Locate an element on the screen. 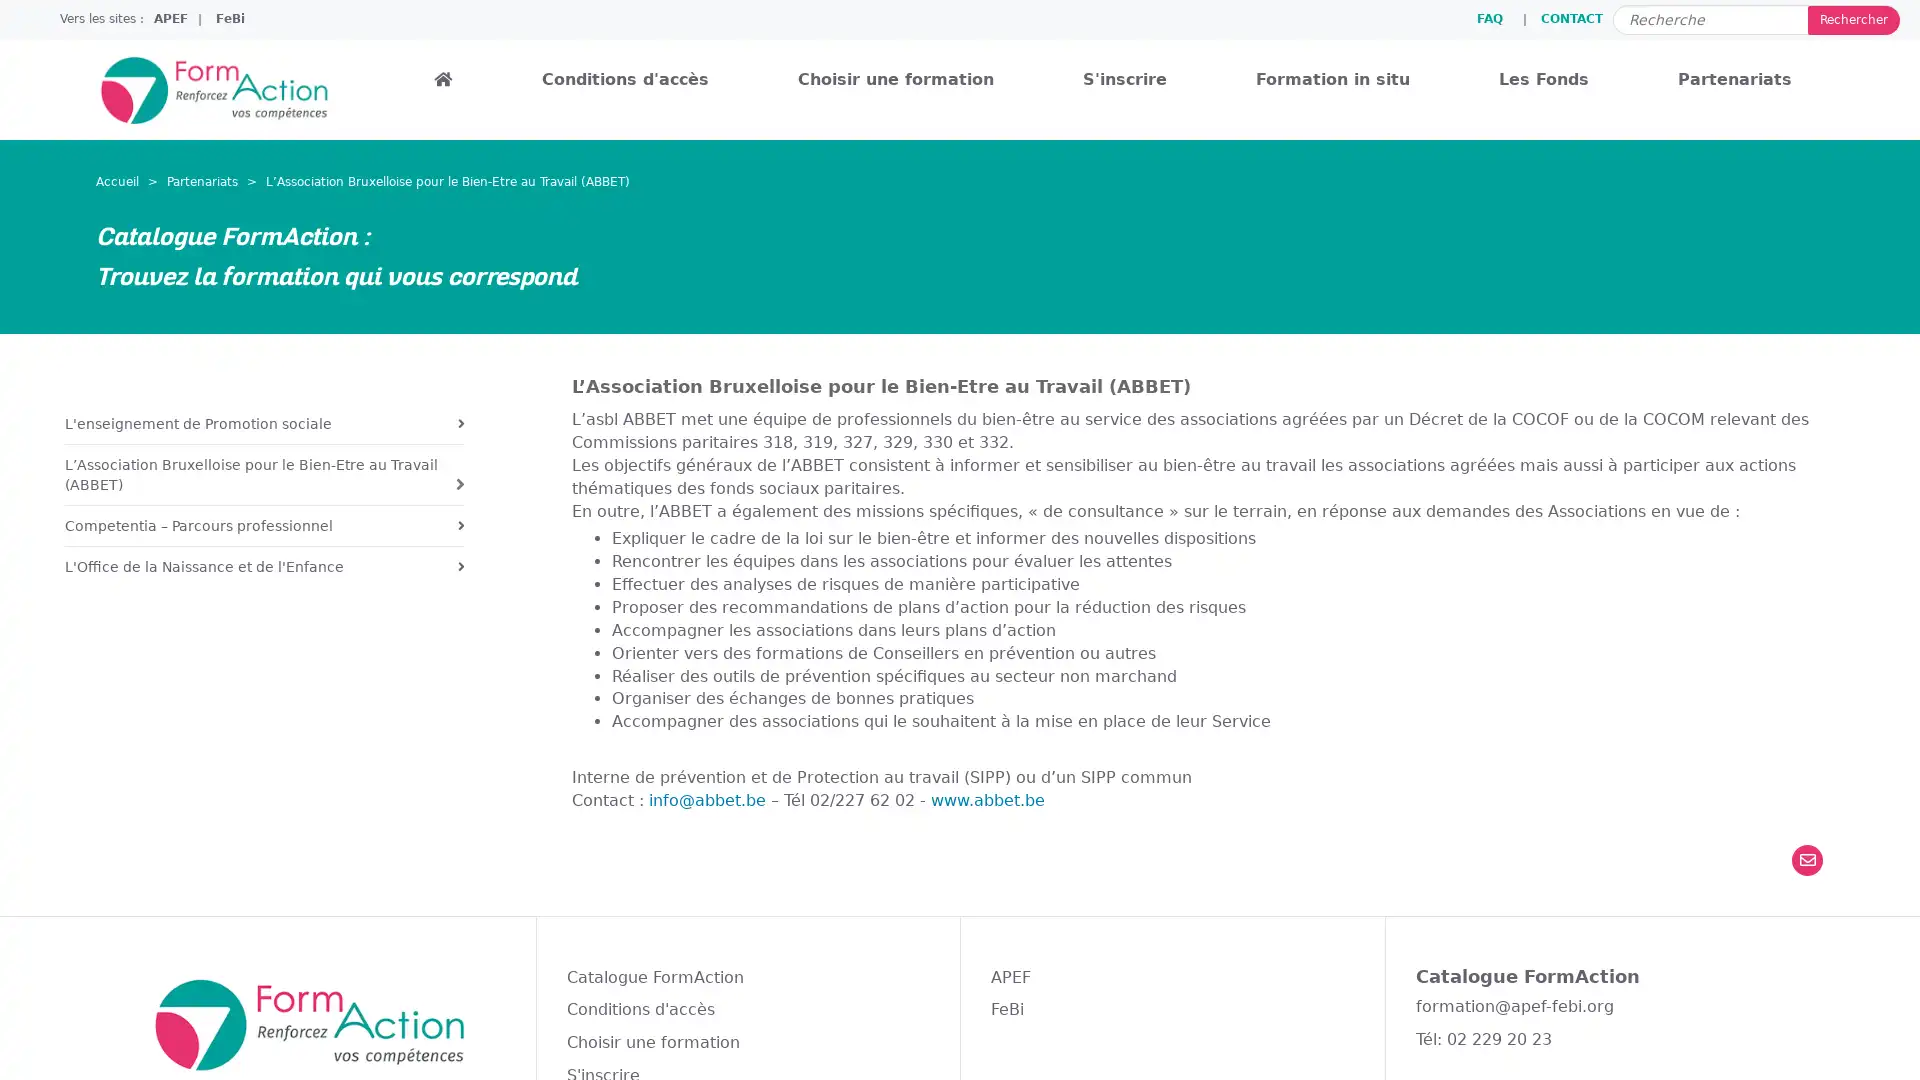  Rechercher is located at coordinates (1852, 19).